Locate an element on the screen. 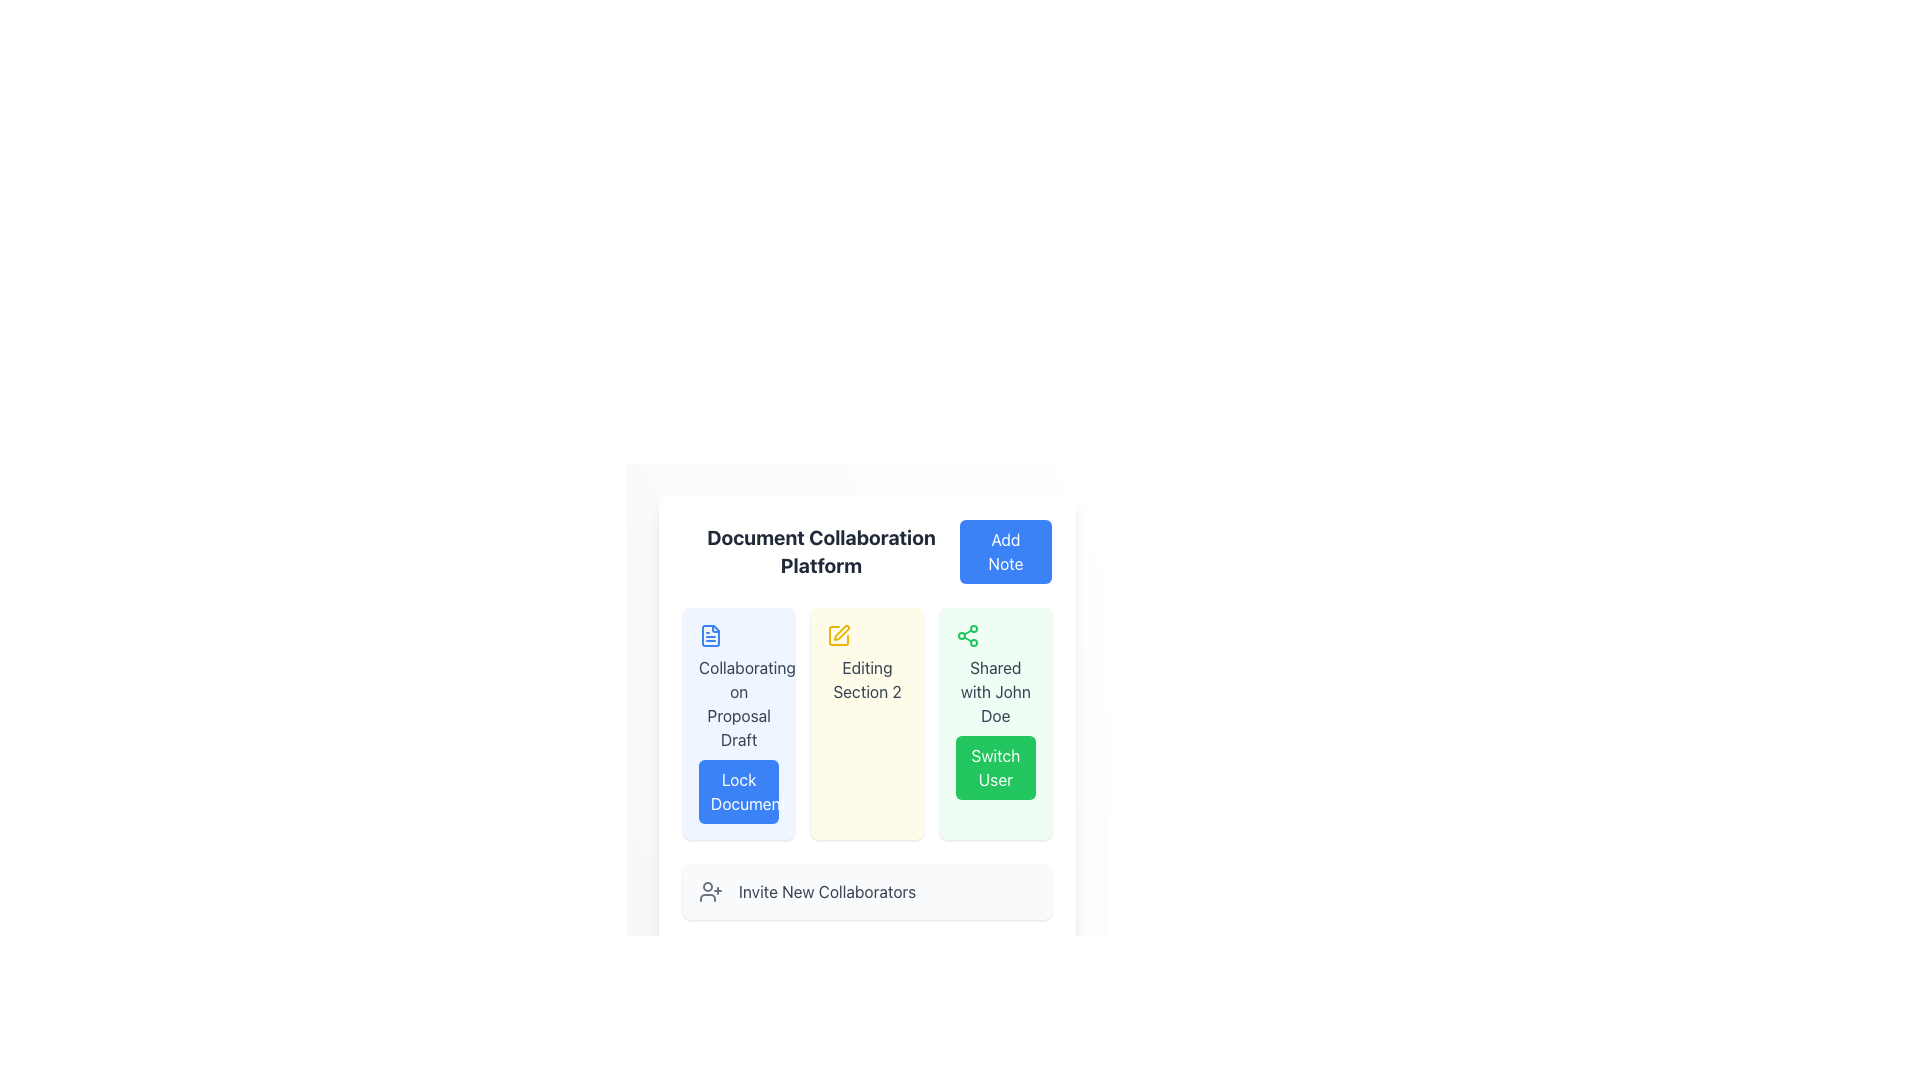  the informational box that prompts to add new collaborators, positioned below the 'Switch User' option and above the 'Save Progress' button is located at coordinates (867, 890).